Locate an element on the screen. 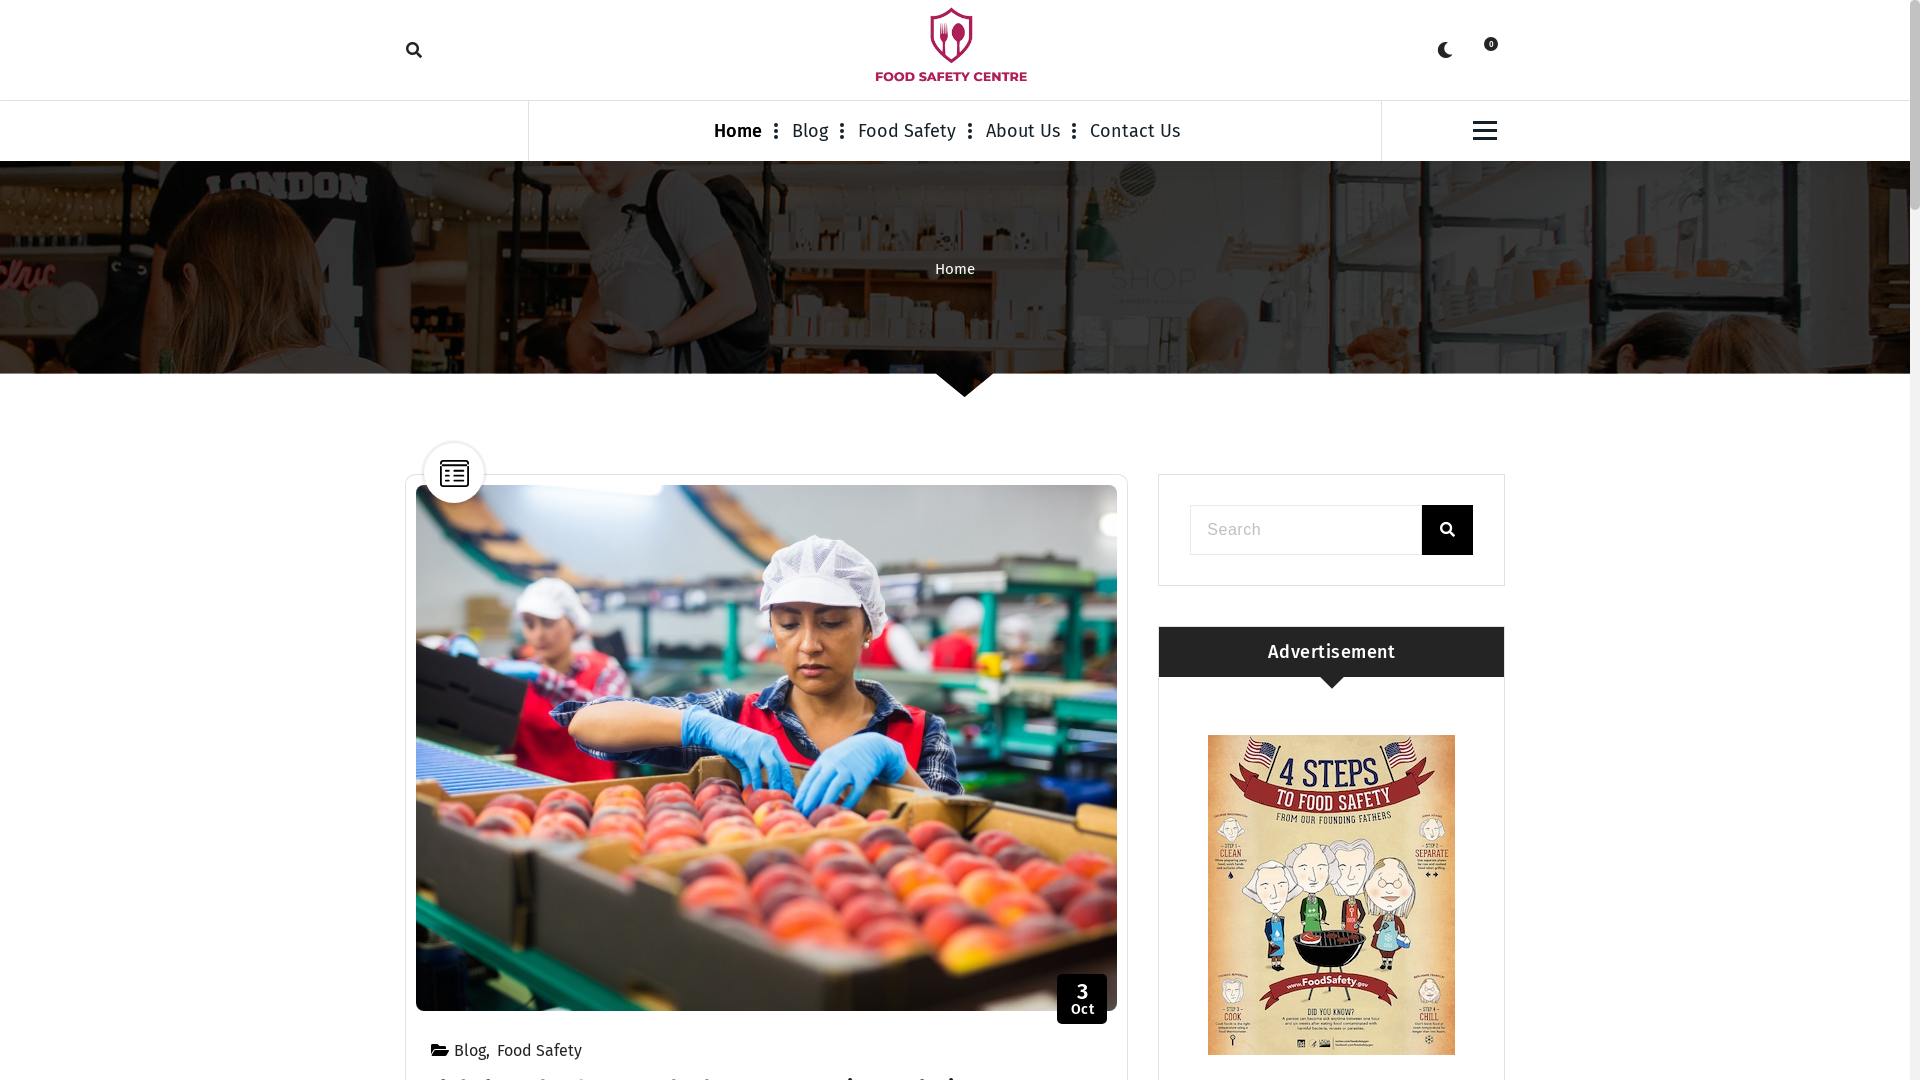  '3 is located at coordinates (1081, 999).